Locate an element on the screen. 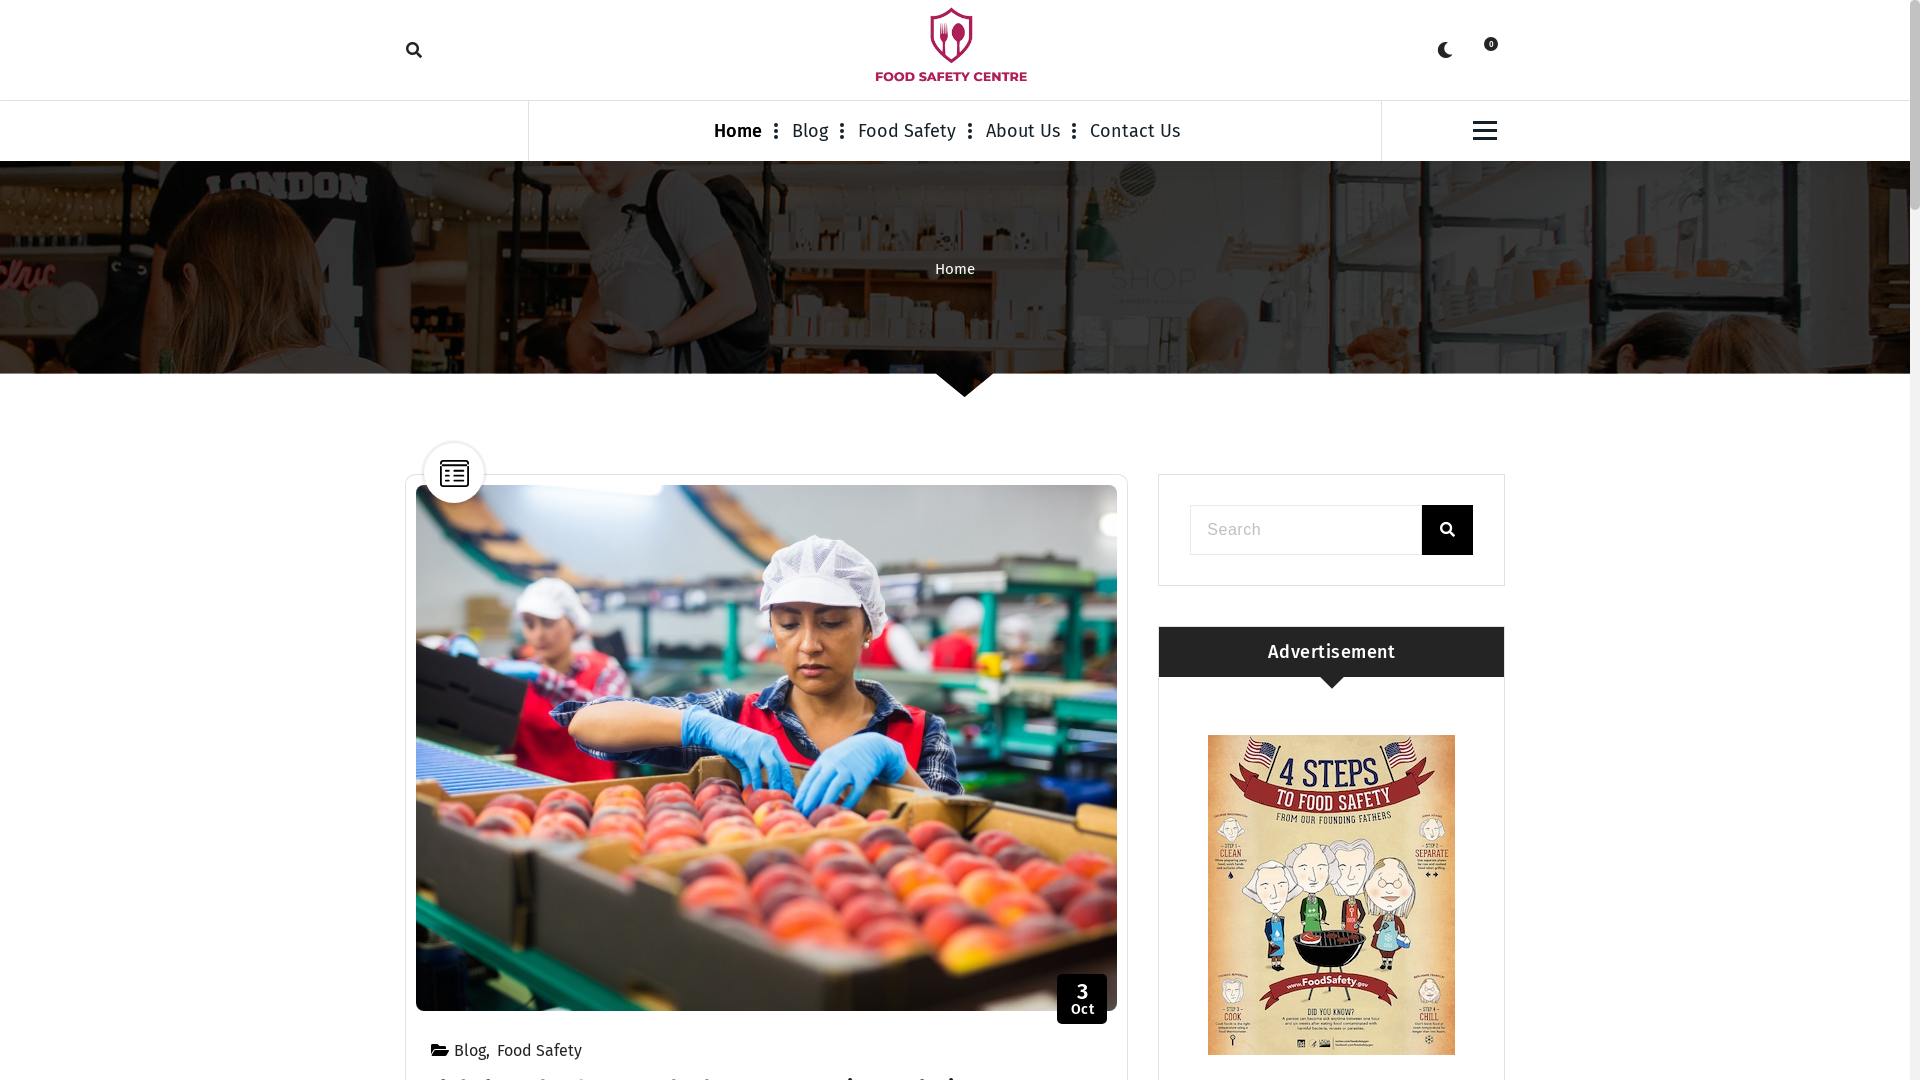  '3 is located at coordinates (1081, 999).